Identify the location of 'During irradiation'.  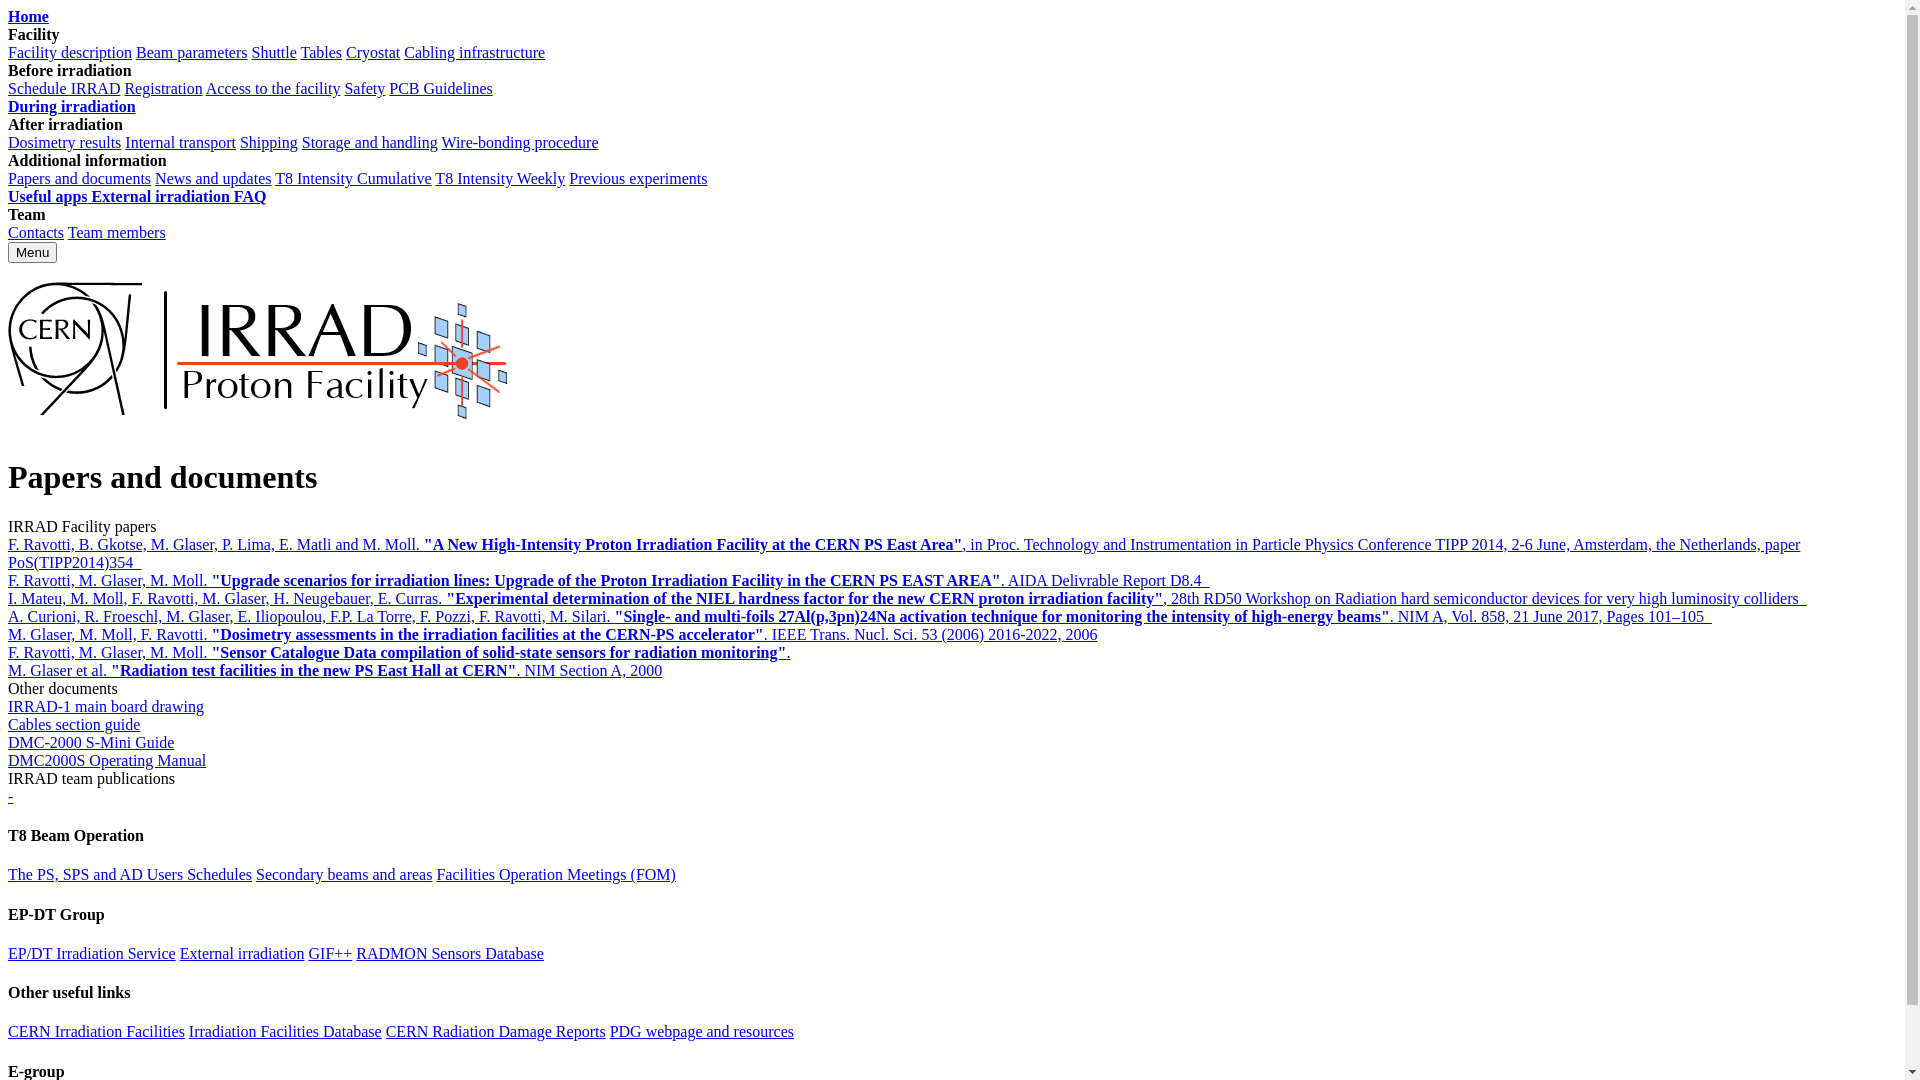
(72, 106).